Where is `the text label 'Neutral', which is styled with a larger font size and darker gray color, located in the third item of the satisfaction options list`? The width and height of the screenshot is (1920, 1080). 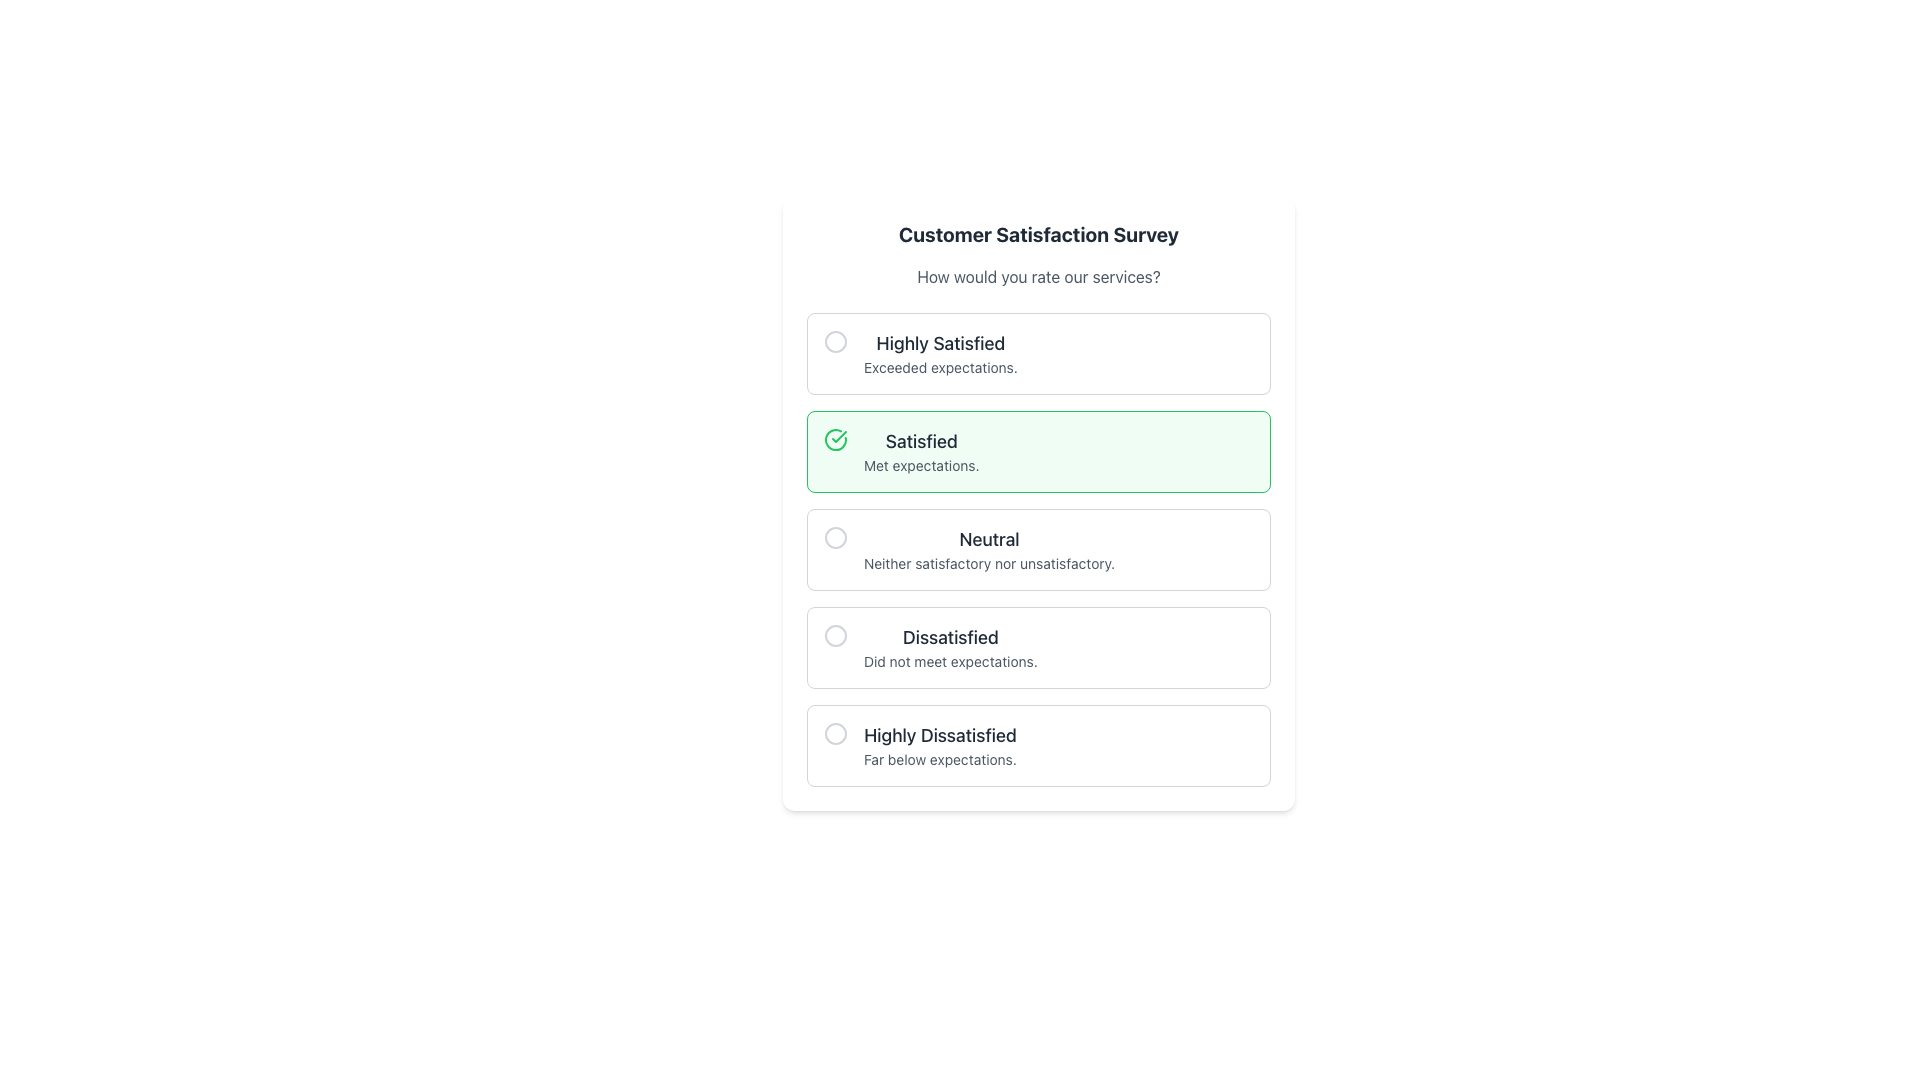 the text label 'Neutral', which is styled with a larger font size and darker gray color, located in the third item of the satisfaction options list is located at coordinates (989, 540).